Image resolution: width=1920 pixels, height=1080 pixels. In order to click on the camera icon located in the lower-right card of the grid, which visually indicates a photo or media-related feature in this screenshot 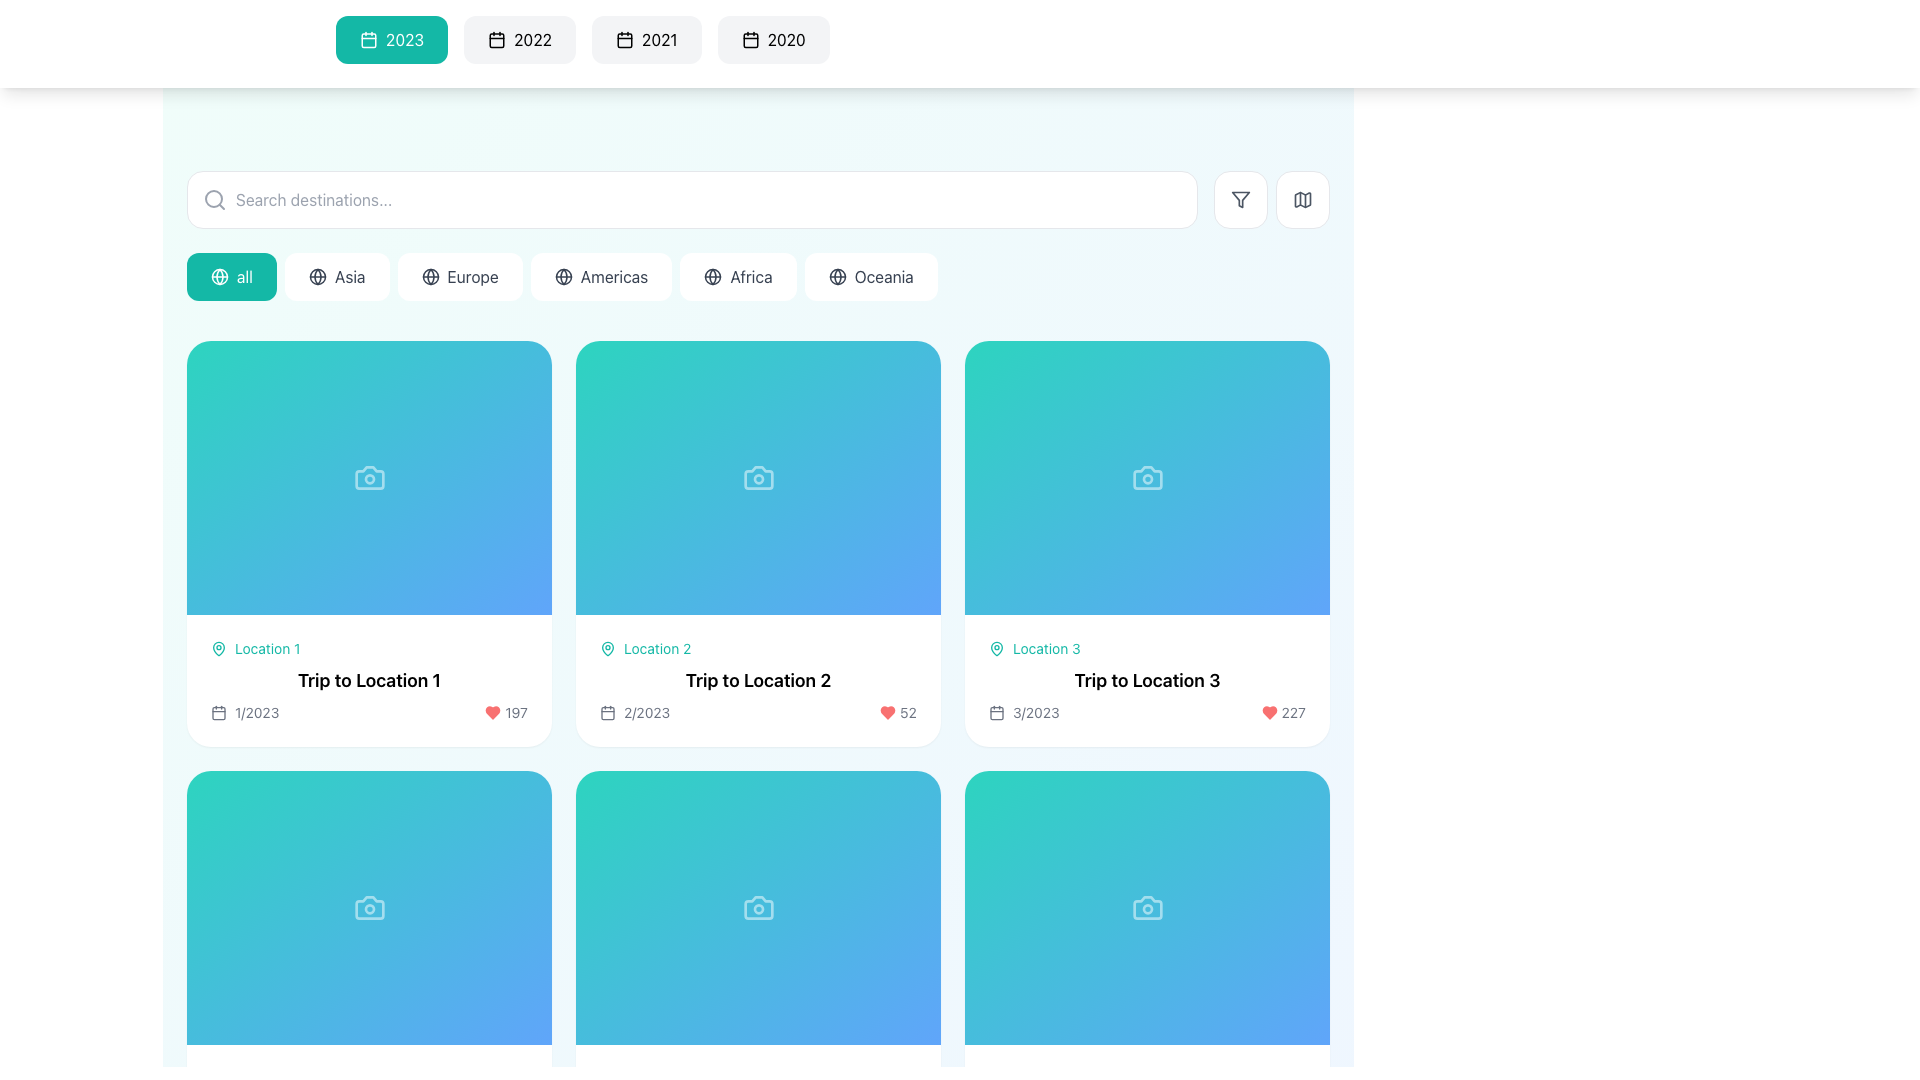, I will do `click(1147, 907)`.